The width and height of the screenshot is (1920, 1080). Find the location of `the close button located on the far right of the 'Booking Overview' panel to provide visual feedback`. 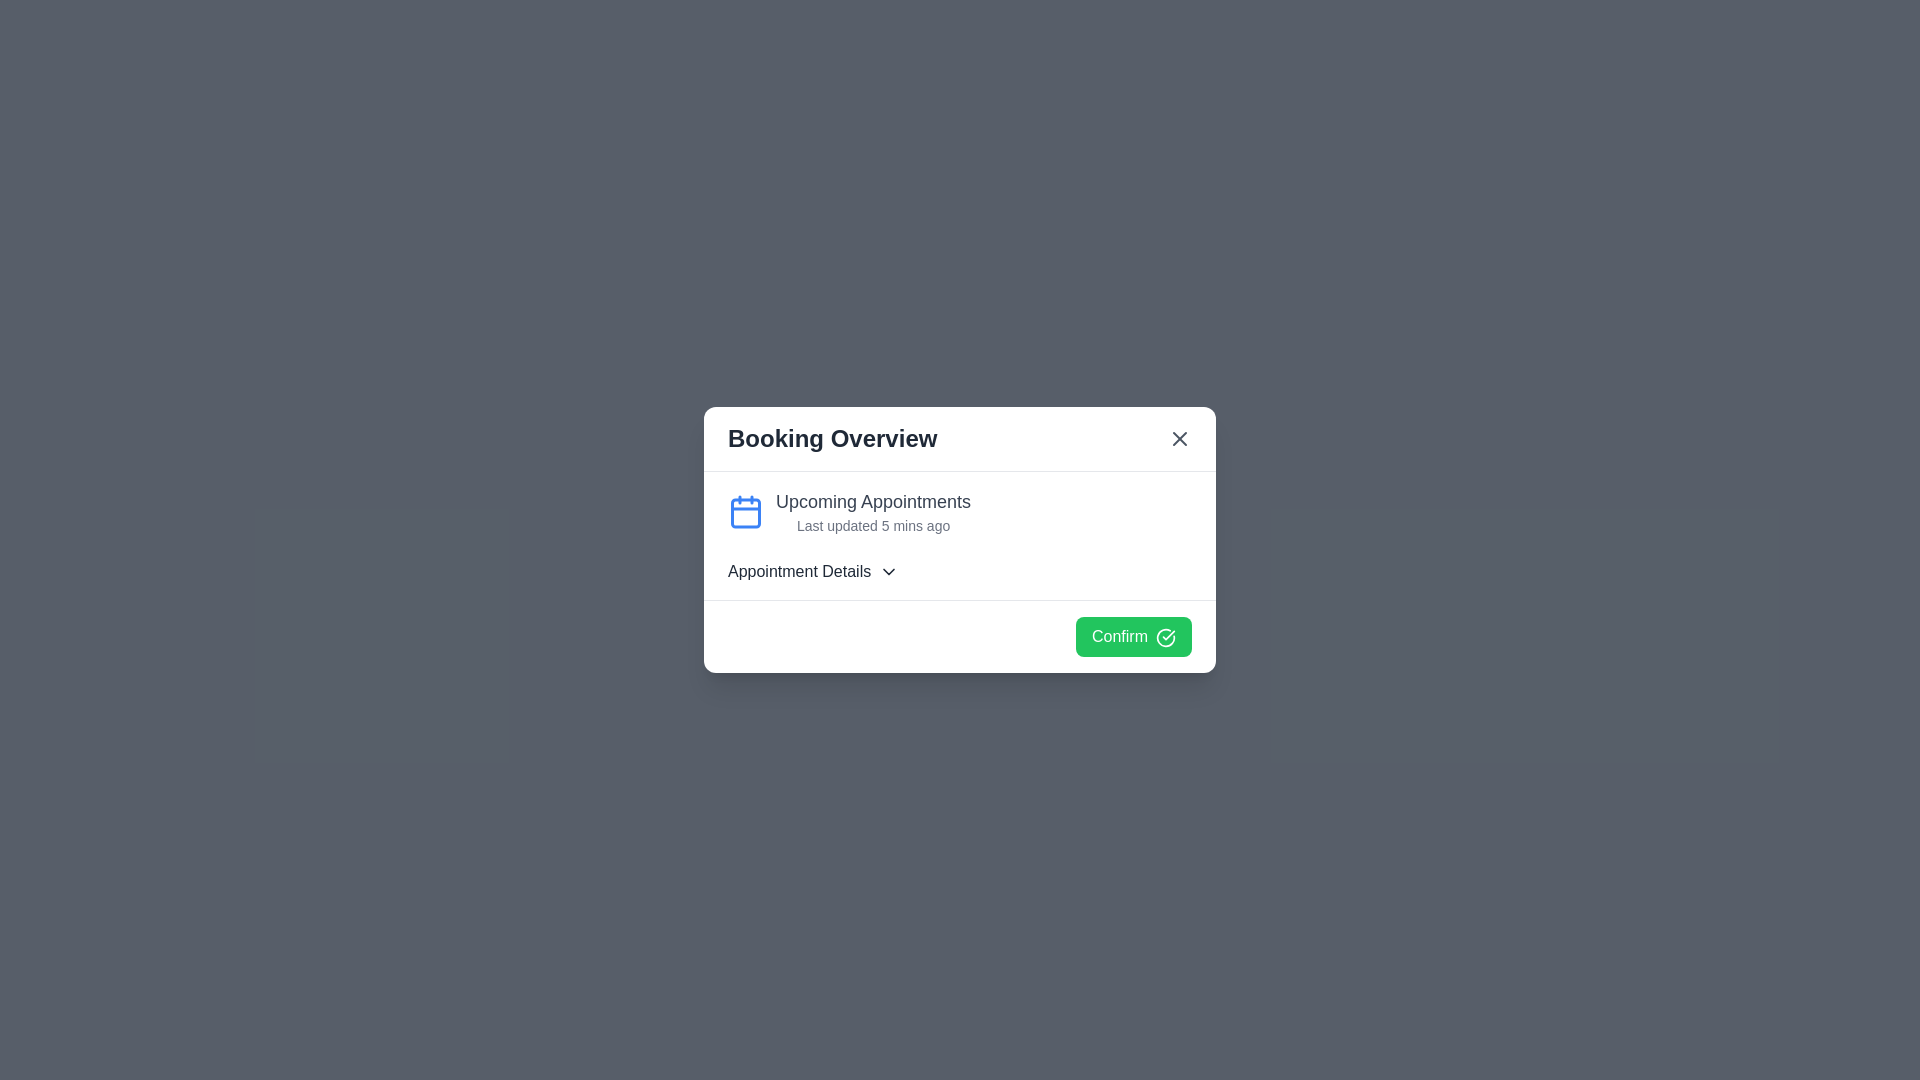

the close button located on the far right of the 'Booking Overview' panel to provide visual feedback is located at coordinates (1180, 438).